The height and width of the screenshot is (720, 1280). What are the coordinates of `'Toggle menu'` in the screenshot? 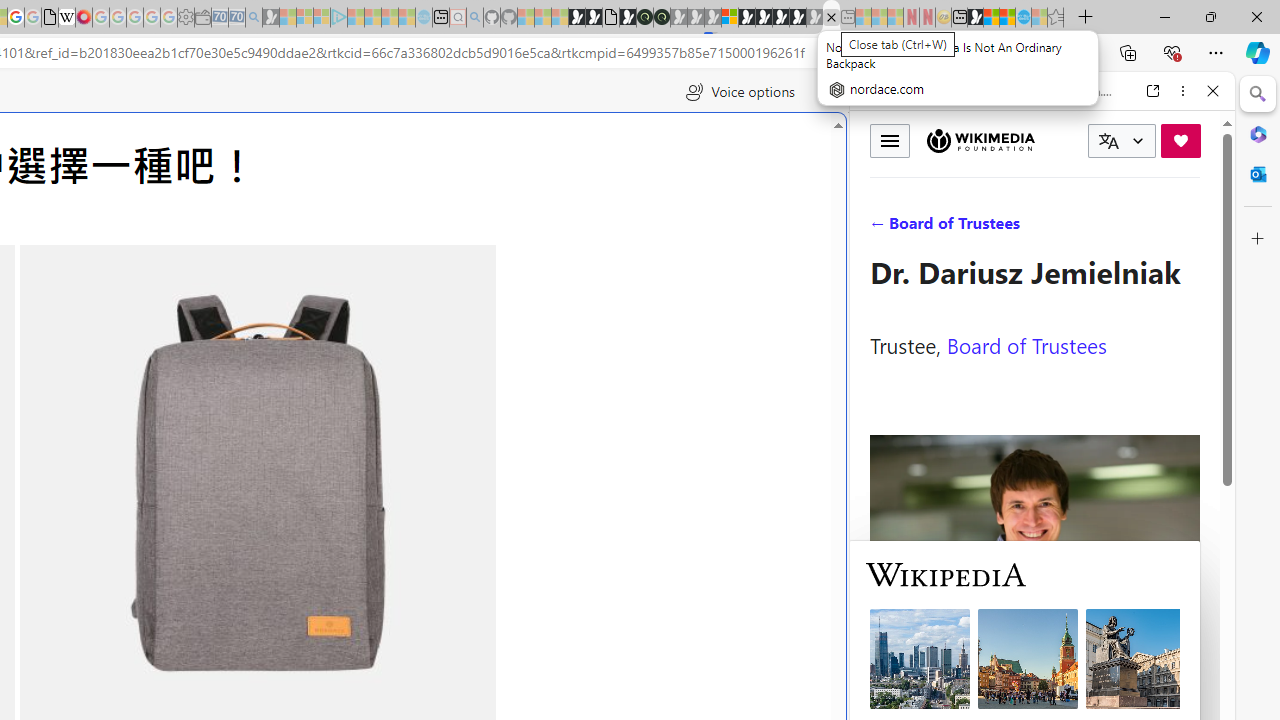 It's located at (889, 139).